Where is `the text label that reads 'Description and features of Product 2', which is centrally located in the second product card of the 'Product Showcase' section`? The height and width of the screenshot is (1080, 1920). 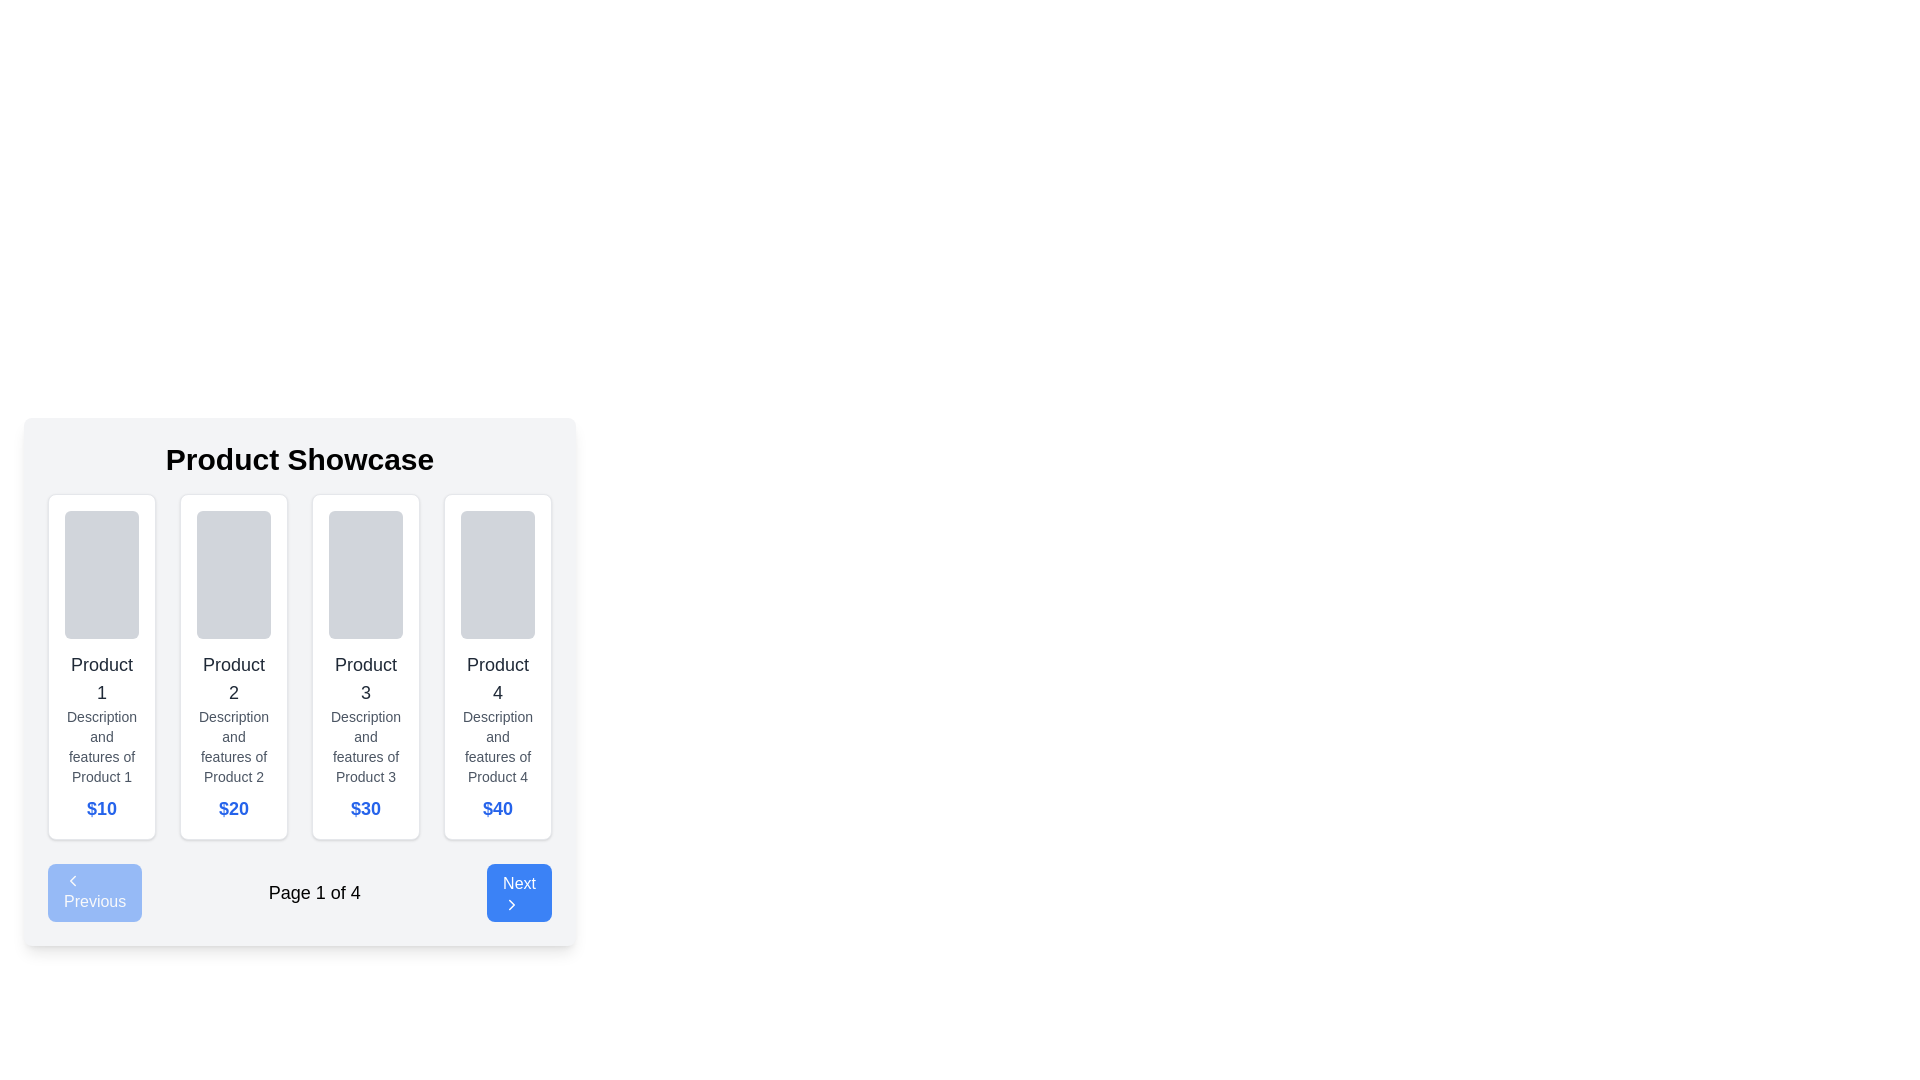
the text label that reads 'Description and features of Product 2', which is centrally located in the second product card of the 'Product Showcase' section is located at coordinates (234, 747).